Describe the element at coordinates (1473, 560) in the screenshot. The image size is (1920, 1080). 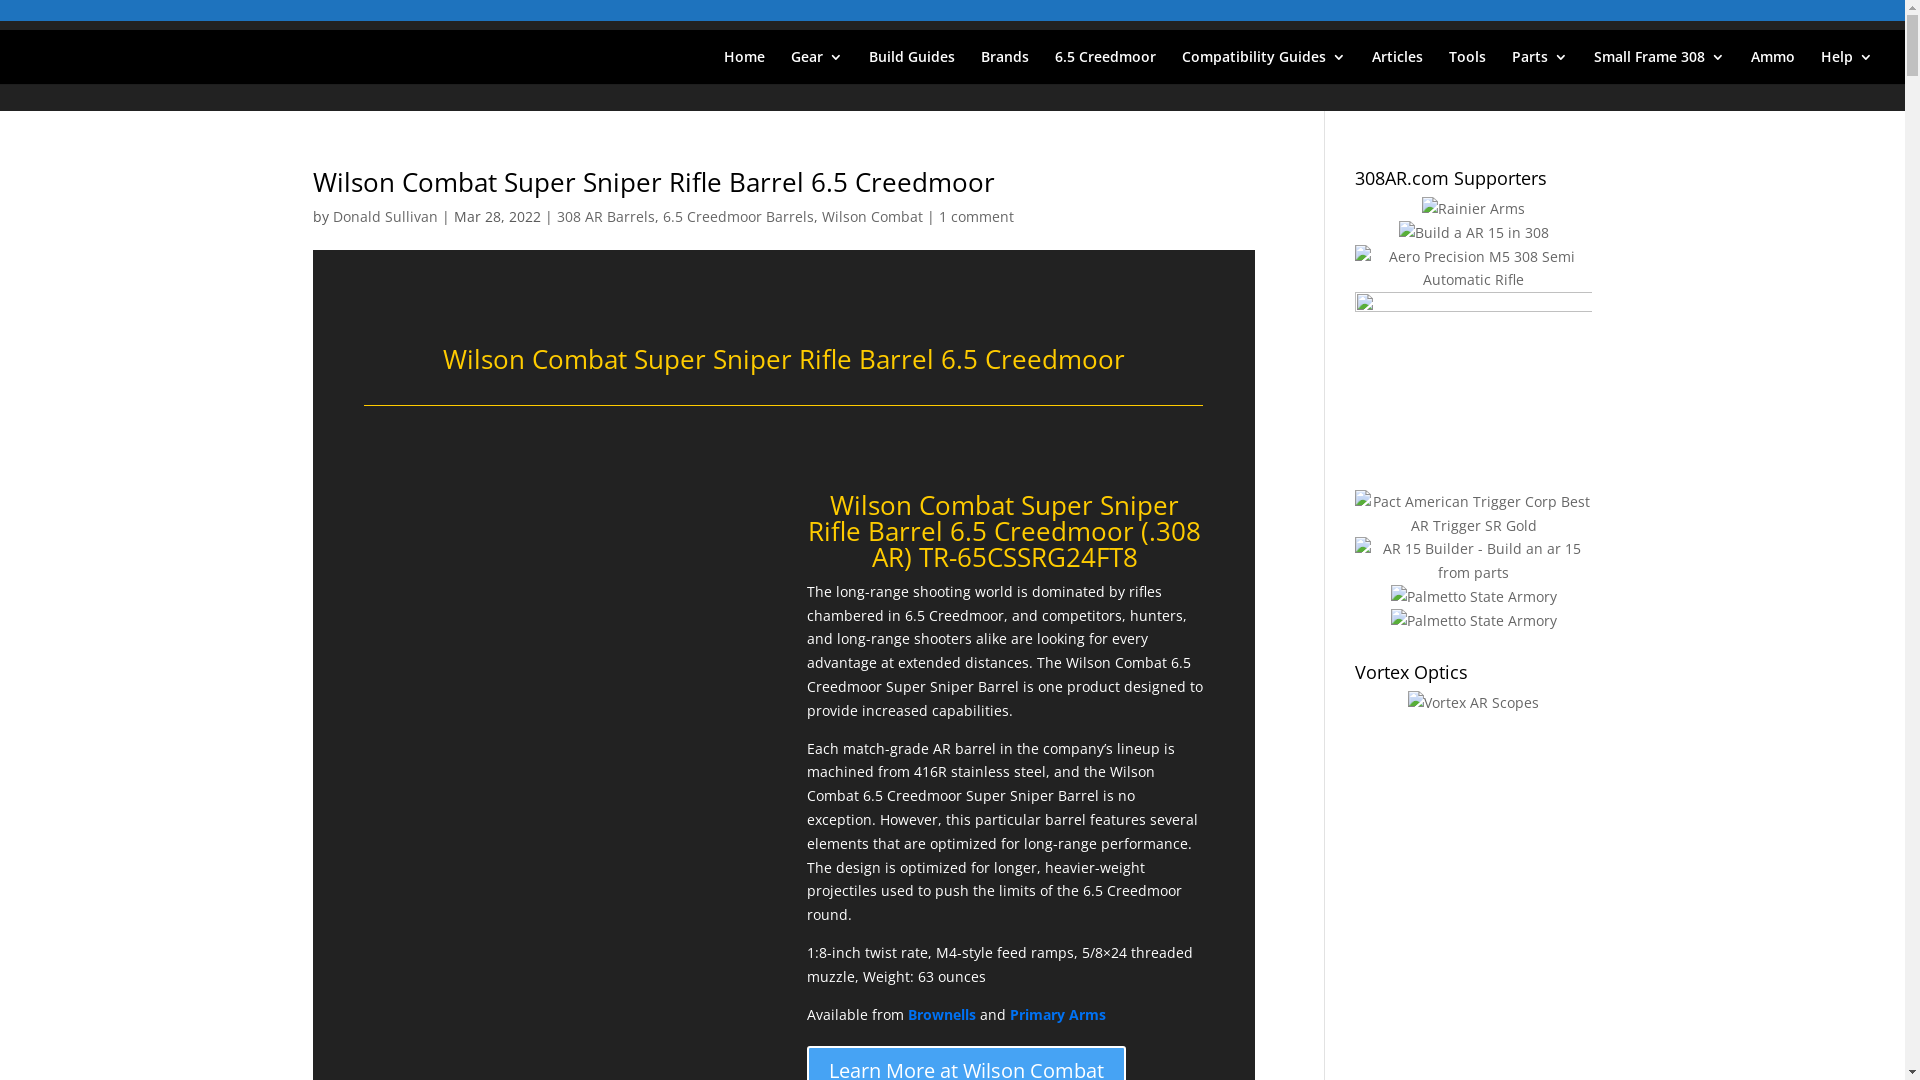
I see `'ar15 builder'` at that location.